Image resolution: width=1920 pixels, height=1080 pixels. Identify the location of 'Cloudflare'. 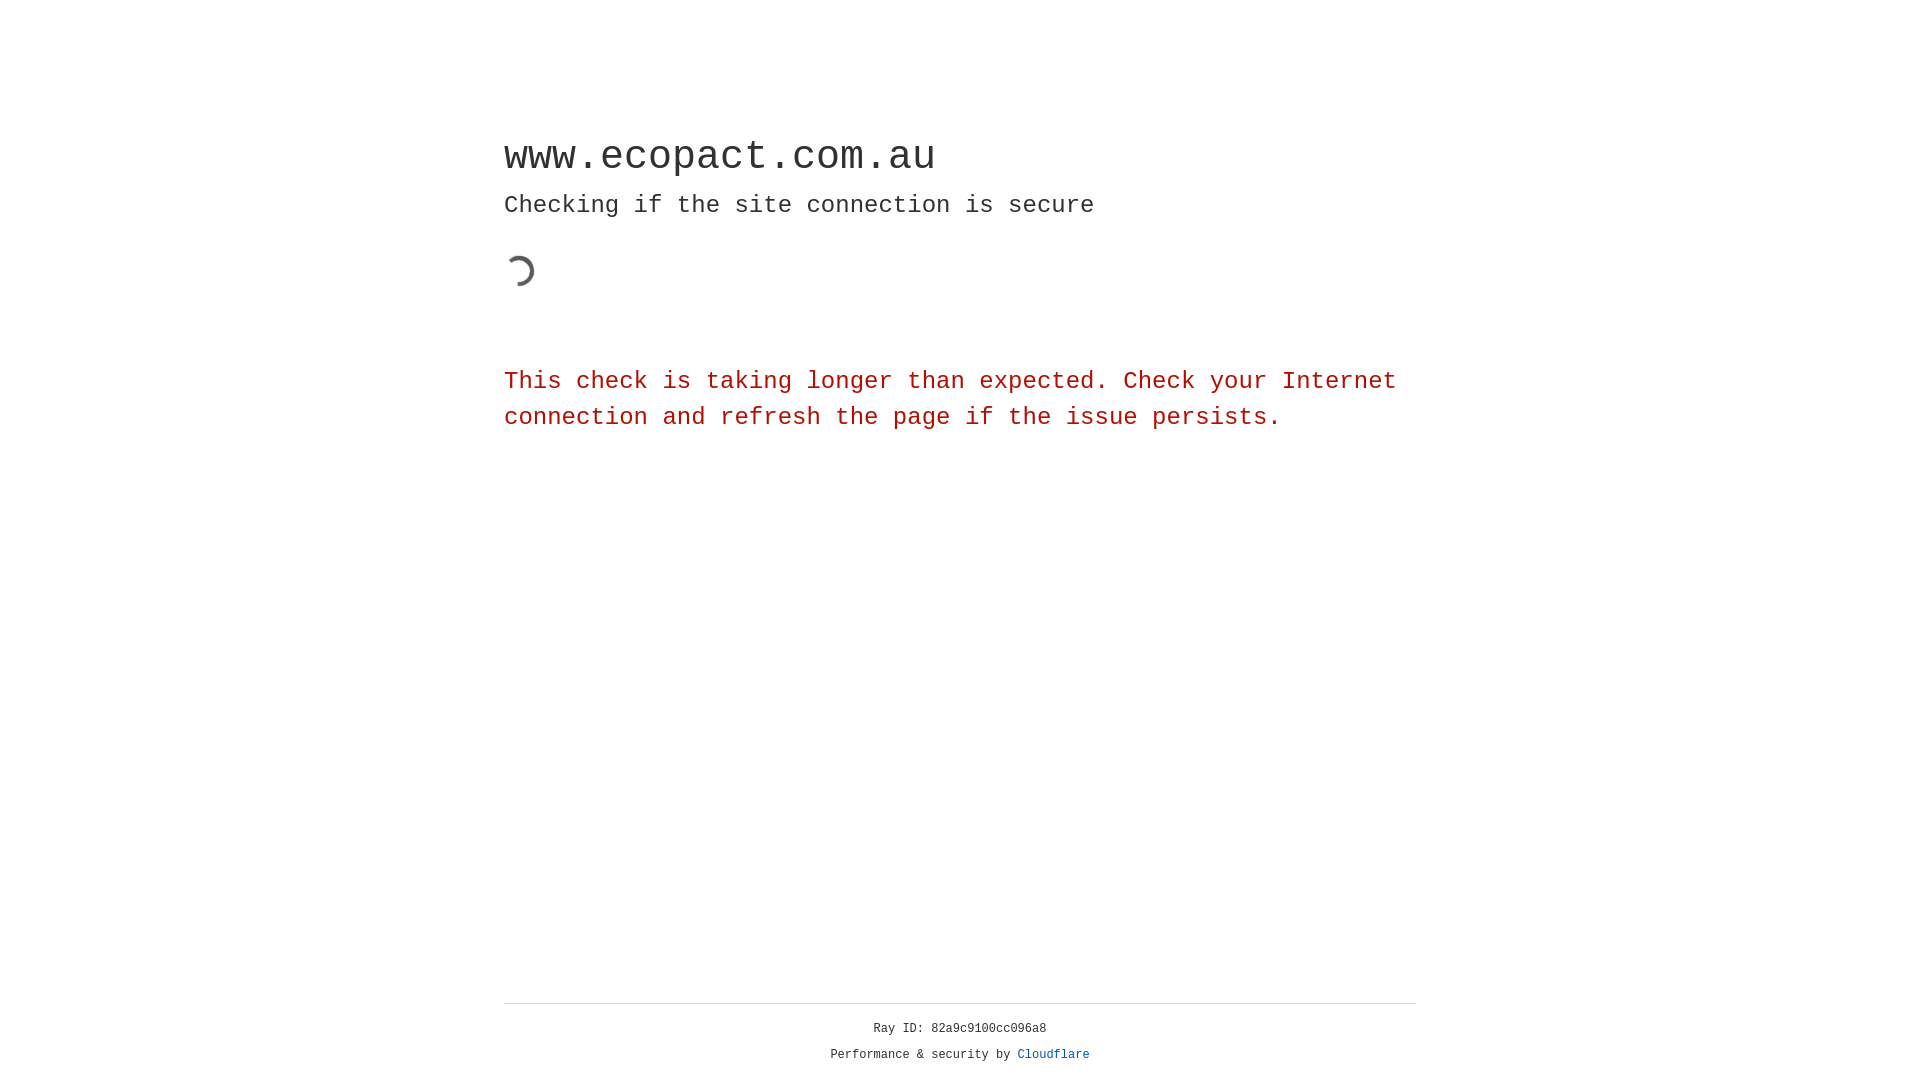
(1053, 1054).